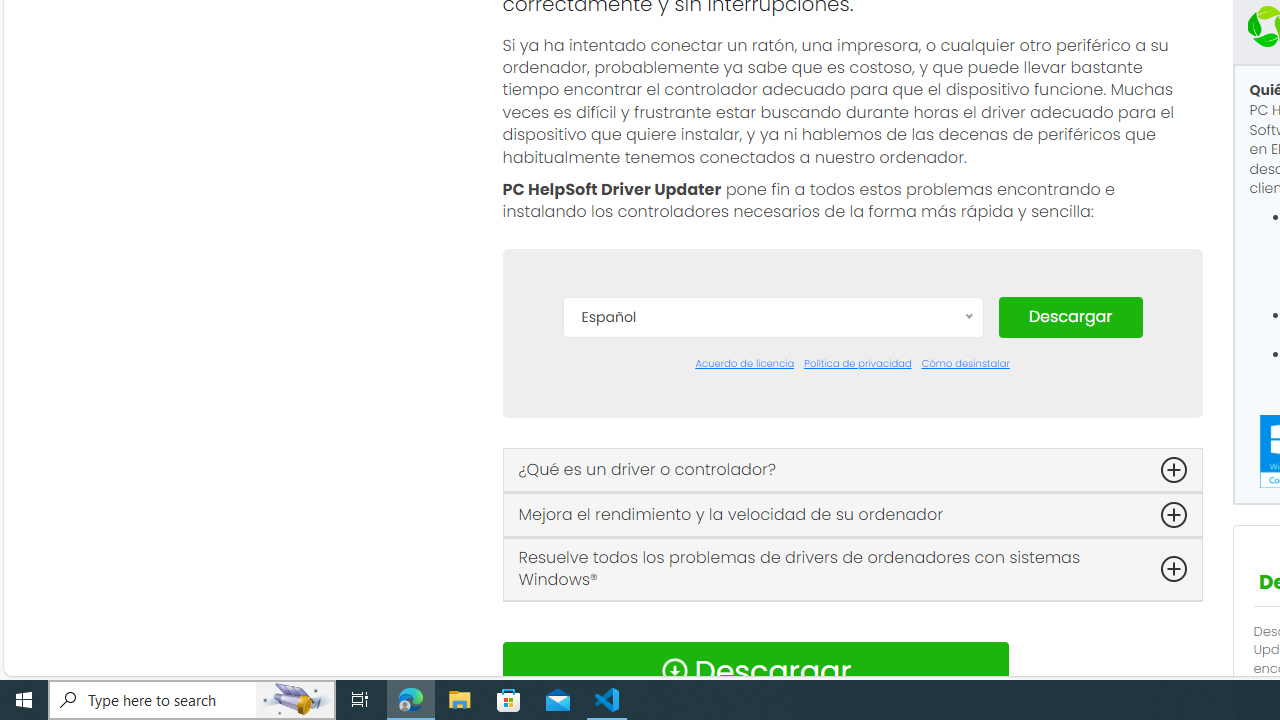  What do you see at coordinates (743, 363) in the screenshot?
I see `'Acuerdo de licencia'` at bounding box center [743, 363].